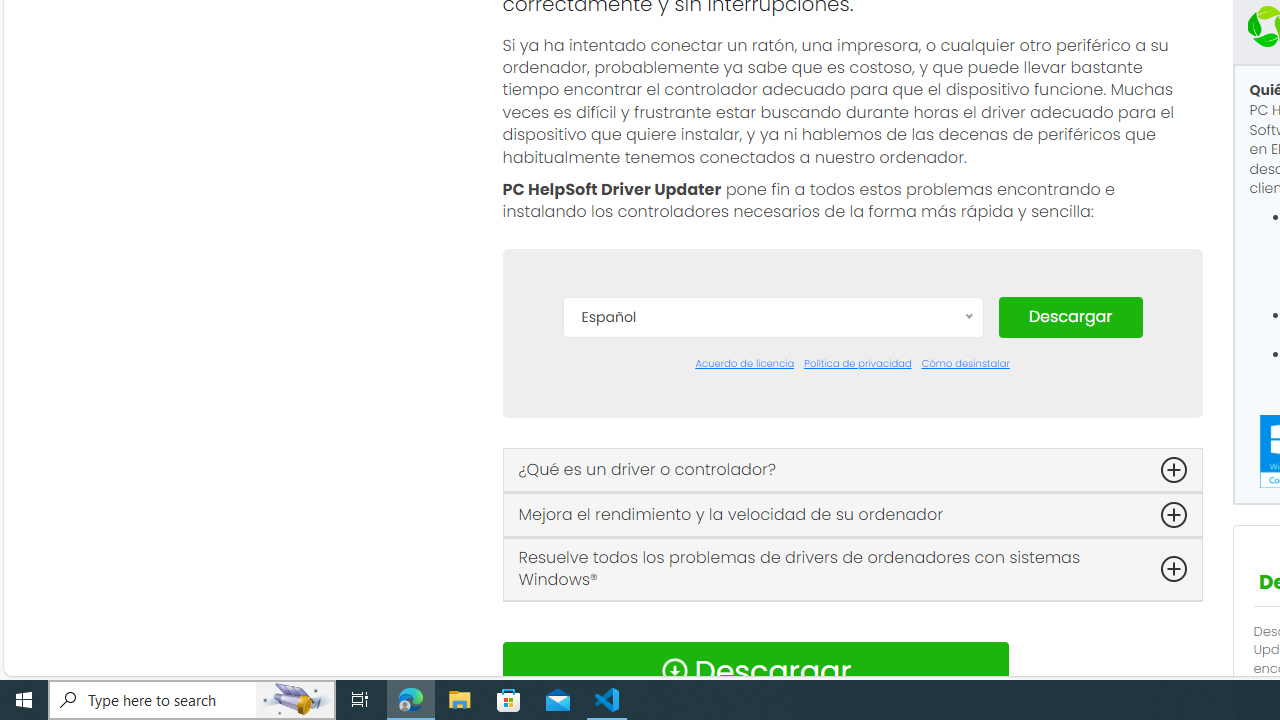  What do you see at coordinates (743, 363) in the screenshot?
I see `'Acuerdo de licencia'` at bounding box center [743, 363].